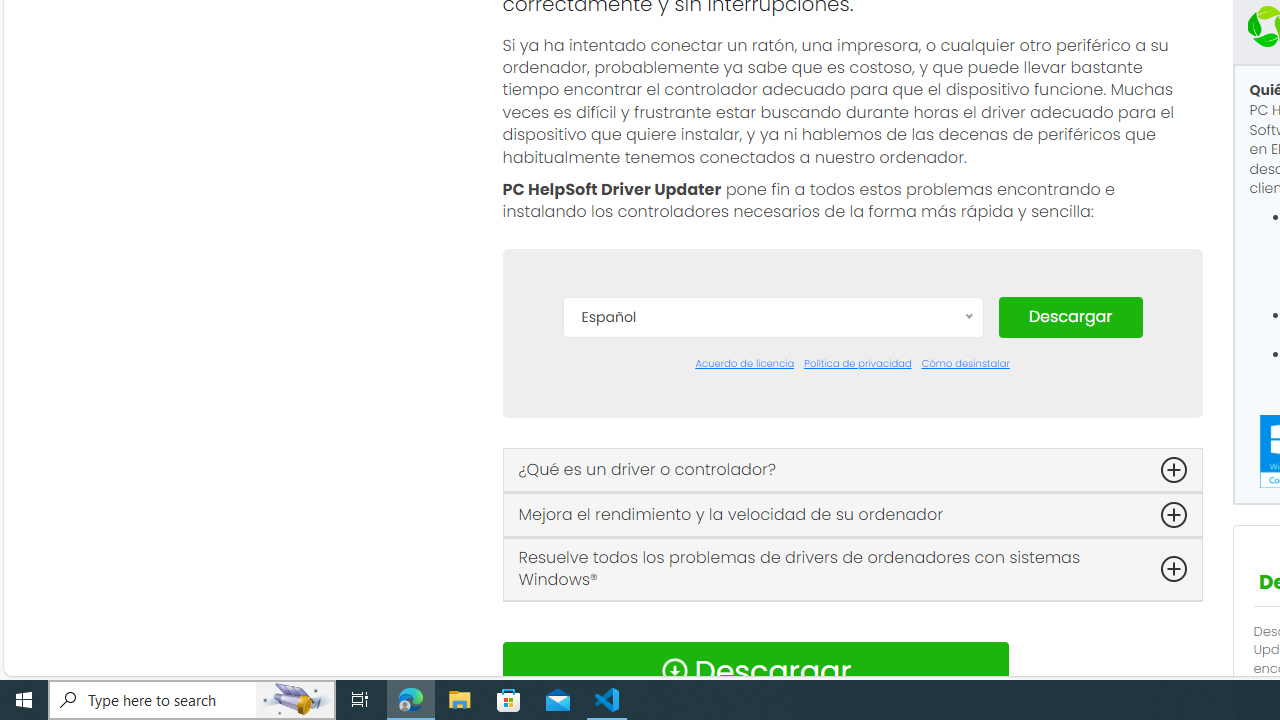  What do you see at coordinates (743, 363) in the screenshot?
I see `'Acuerdo de licencia'` at bounding box center [743, 363].